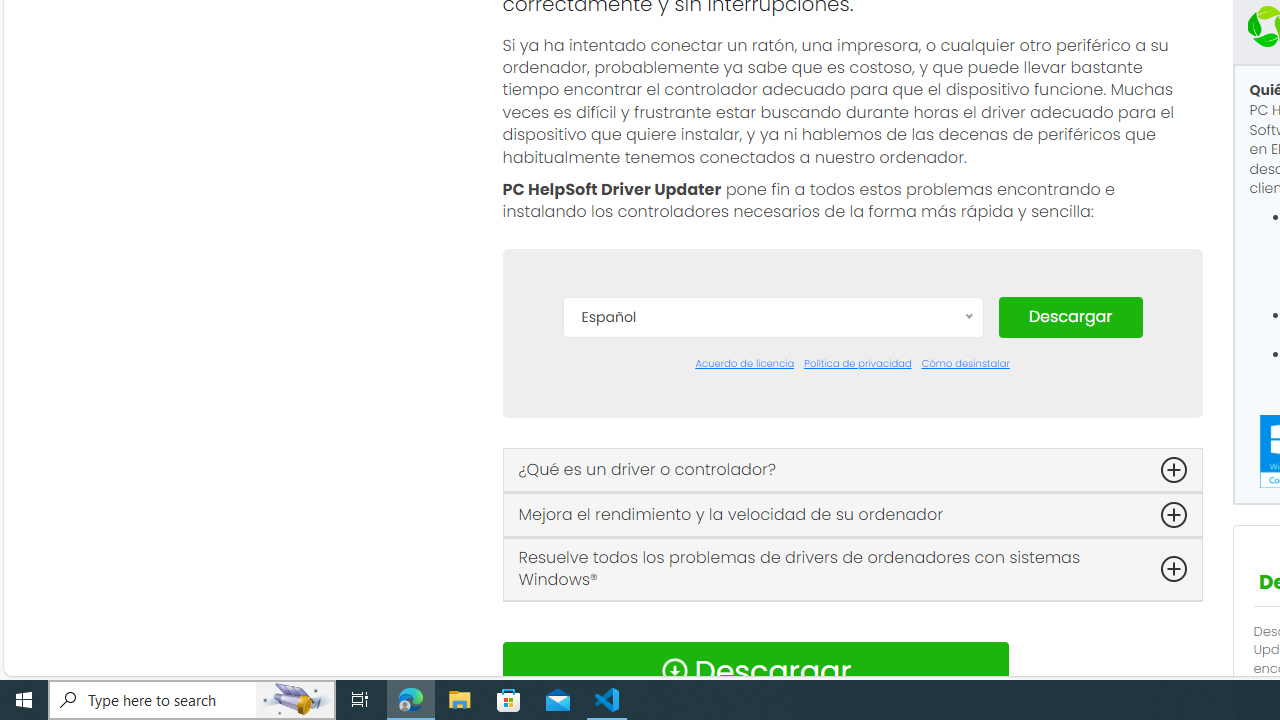  What do you see at coordinates (743, 363) in the screenshot?
I see `'Acuerdo de licencia'` at bounding box center [743, 363].